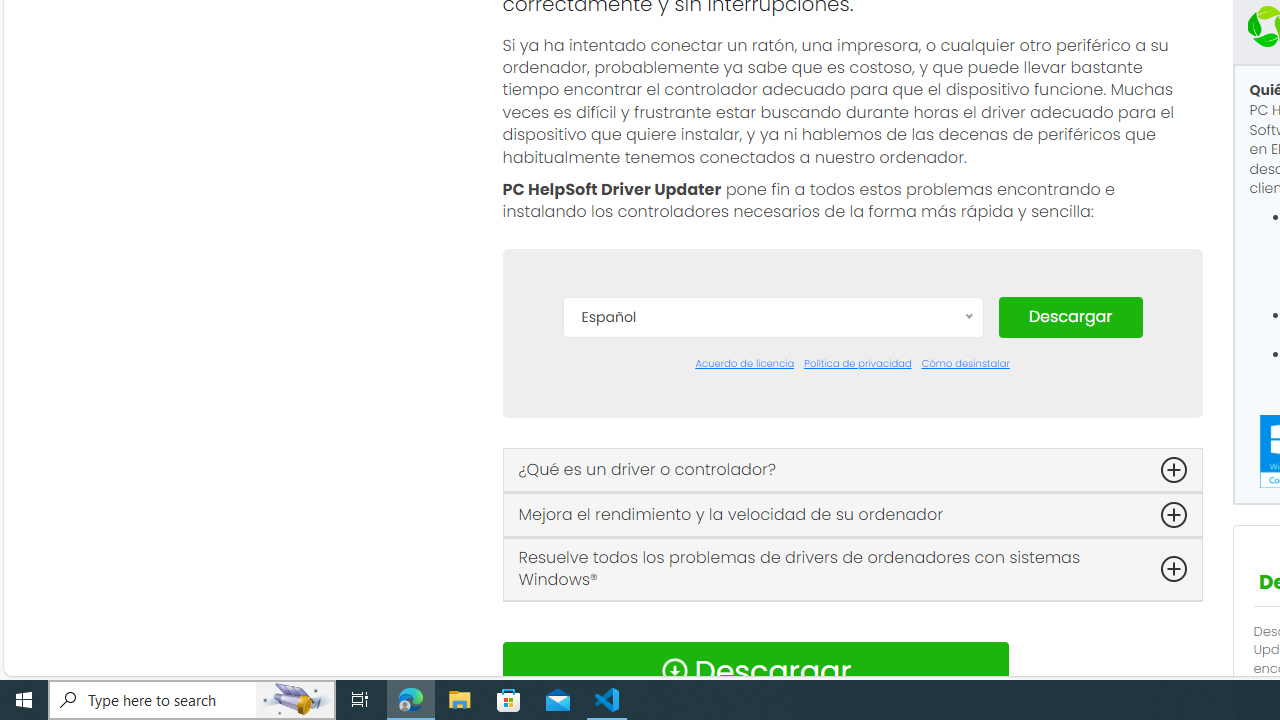  What do you see at coordinates (743, 363) in the screenshot?
I see `'Acuerdo de licencia'` at bounding box center [743, 363].